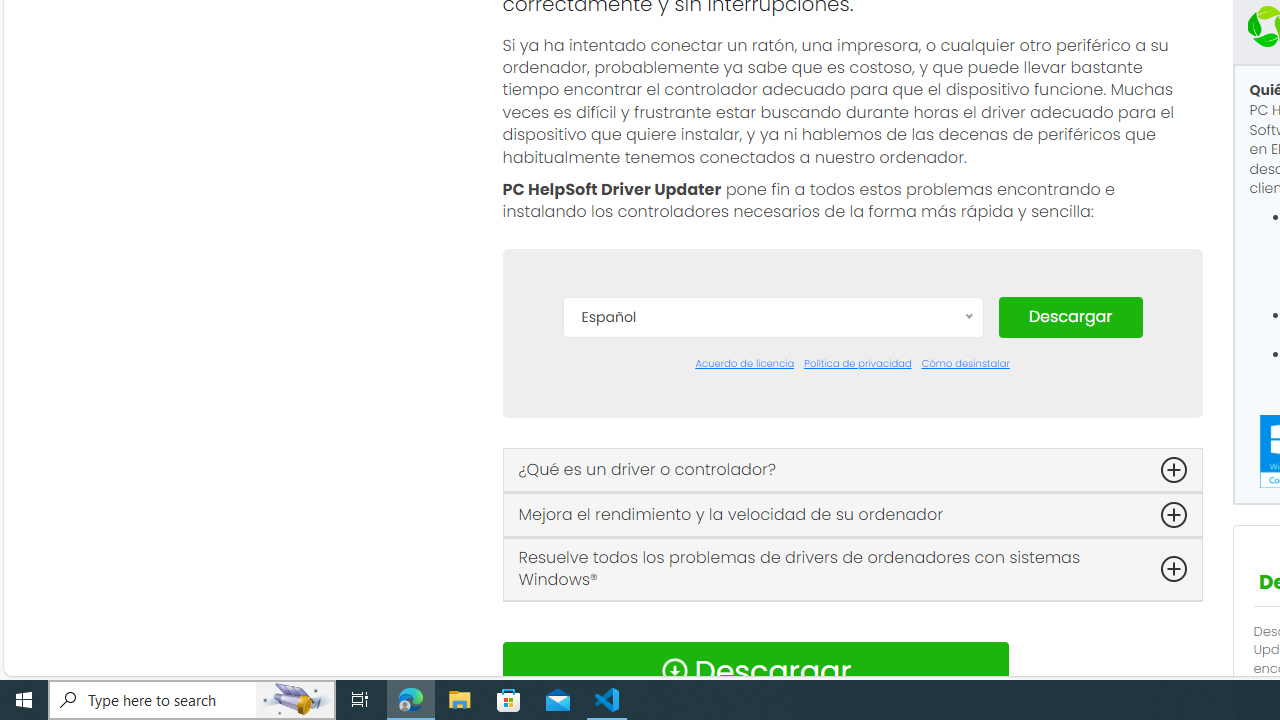  What do you see at coordinates (743, 363) in the screenshot?
I see `'Acuerdo de licencia'` at bounding box center [743, 363].